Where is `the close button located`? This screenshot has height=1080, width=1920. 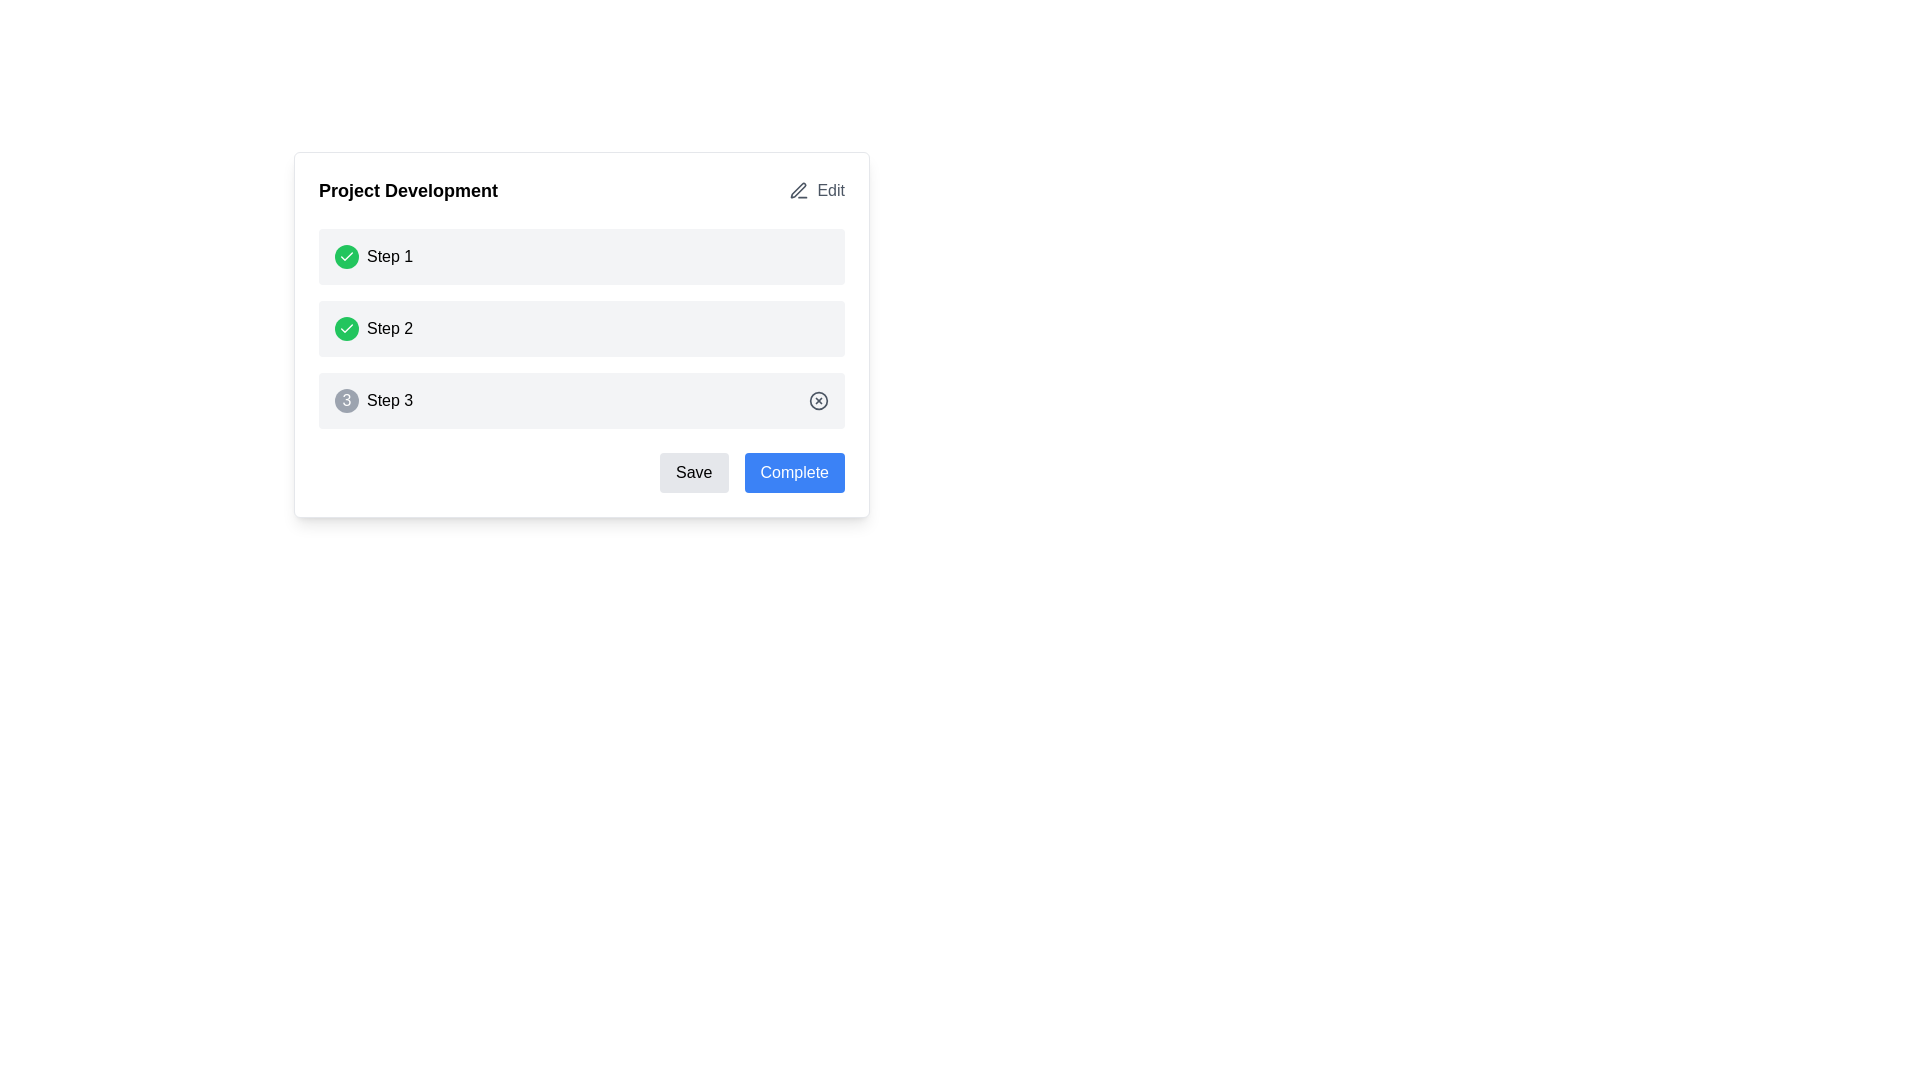
the close button located is located at coordinates (819, 401).